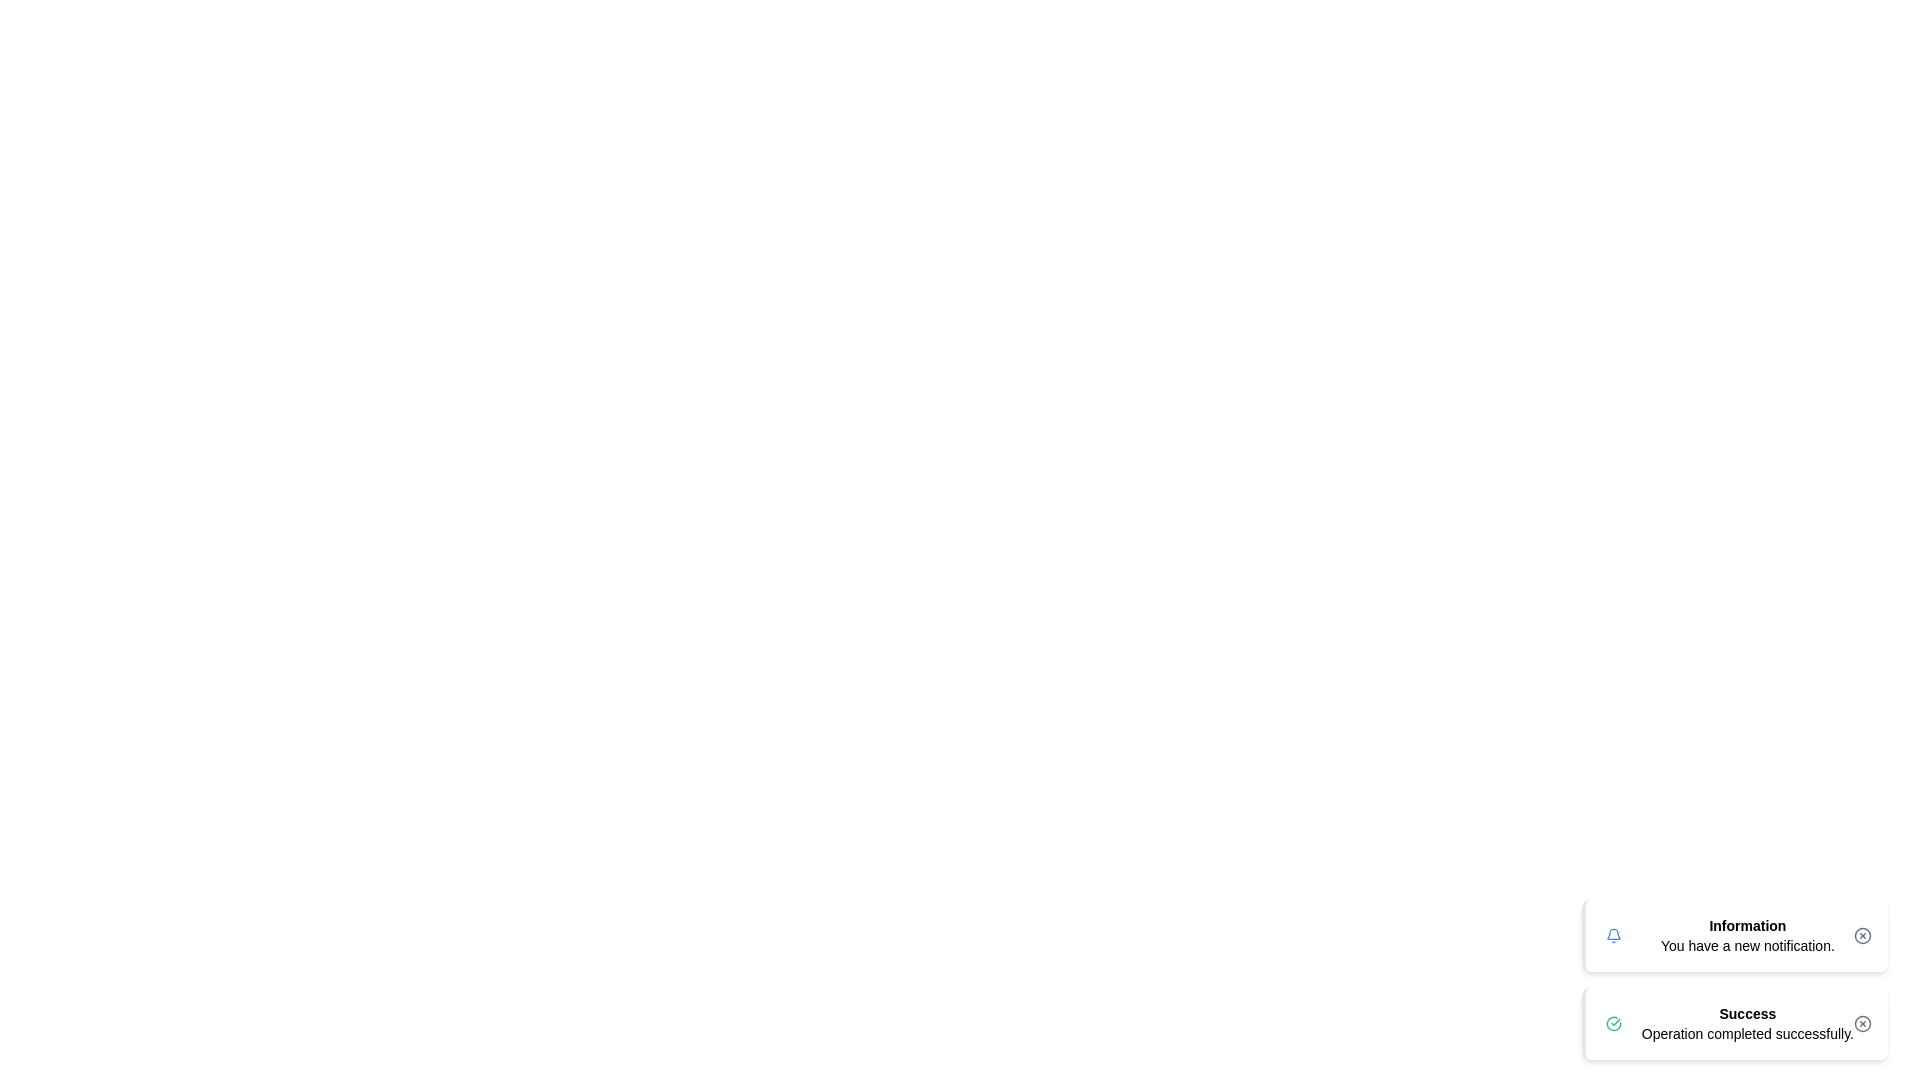  Describe the element at coordinates (1746, 1023) in the screenshot. I see `the 'Success' notification TextBlock, which contains the message 'Operation completed successfully.' and is styled with a light green background` at that location.